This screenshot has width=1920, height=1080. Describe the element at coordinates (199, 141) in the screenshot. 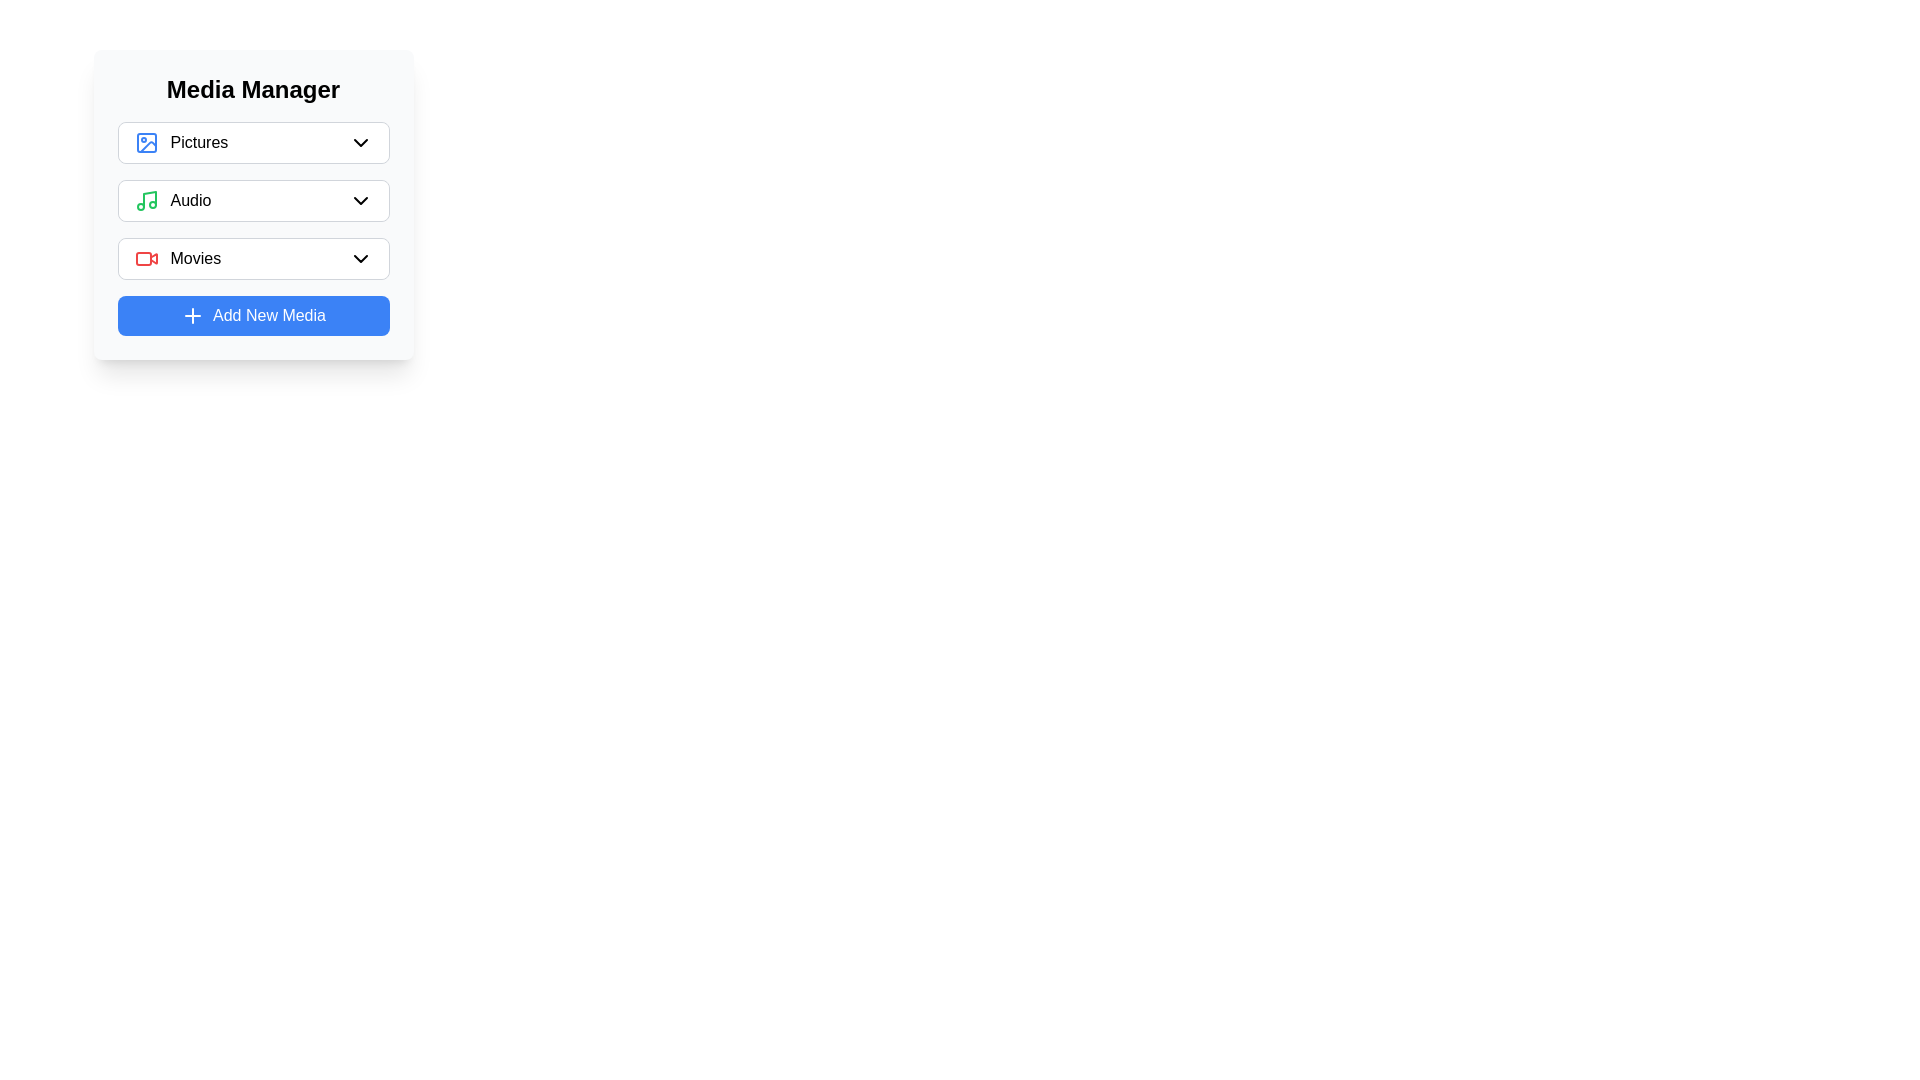

I see `the 'Pictures' text label, which is bold and positioned next to a blue picture icon in the Media Manager interface` at that location.